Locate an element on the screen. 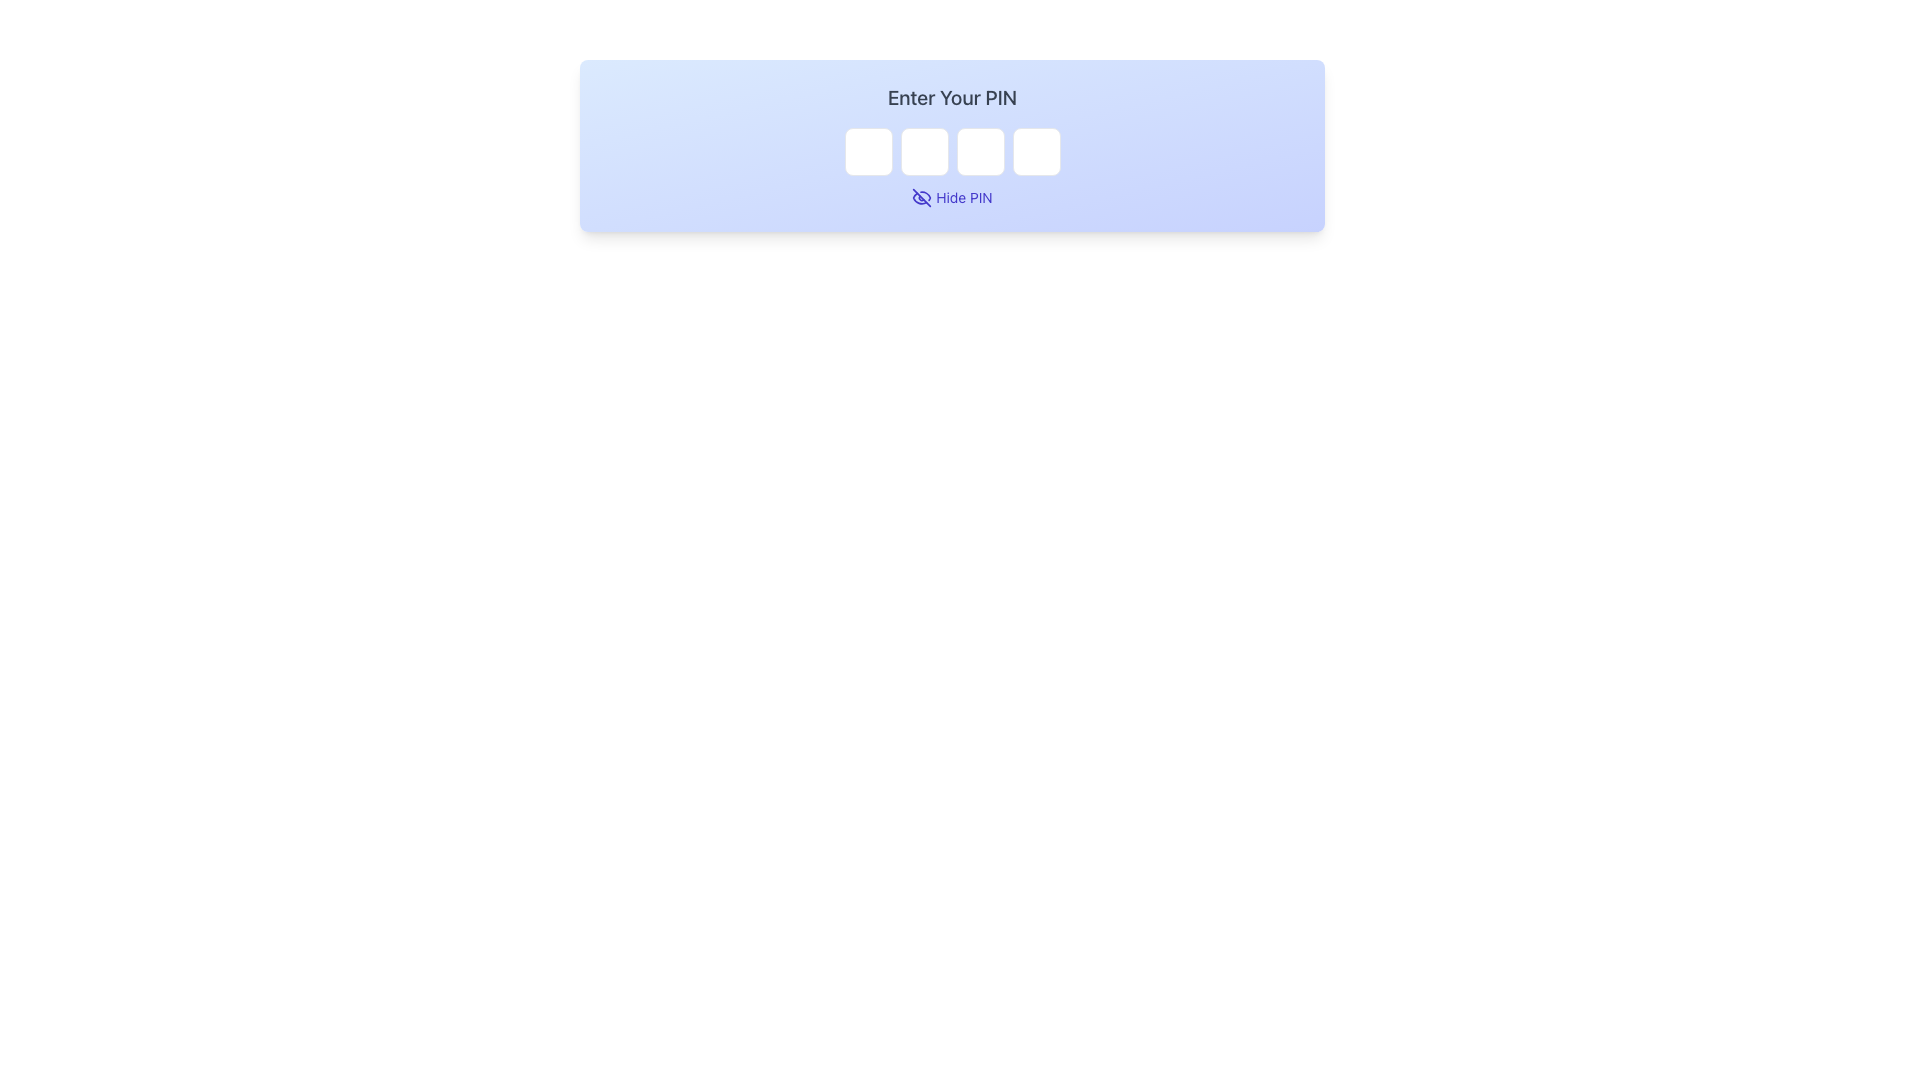 The height and width of the screenshot is (1080, 1920). the icon located to the left of the 'Hide PIN' text in the PIN input area is located at coordinates (921, 197).